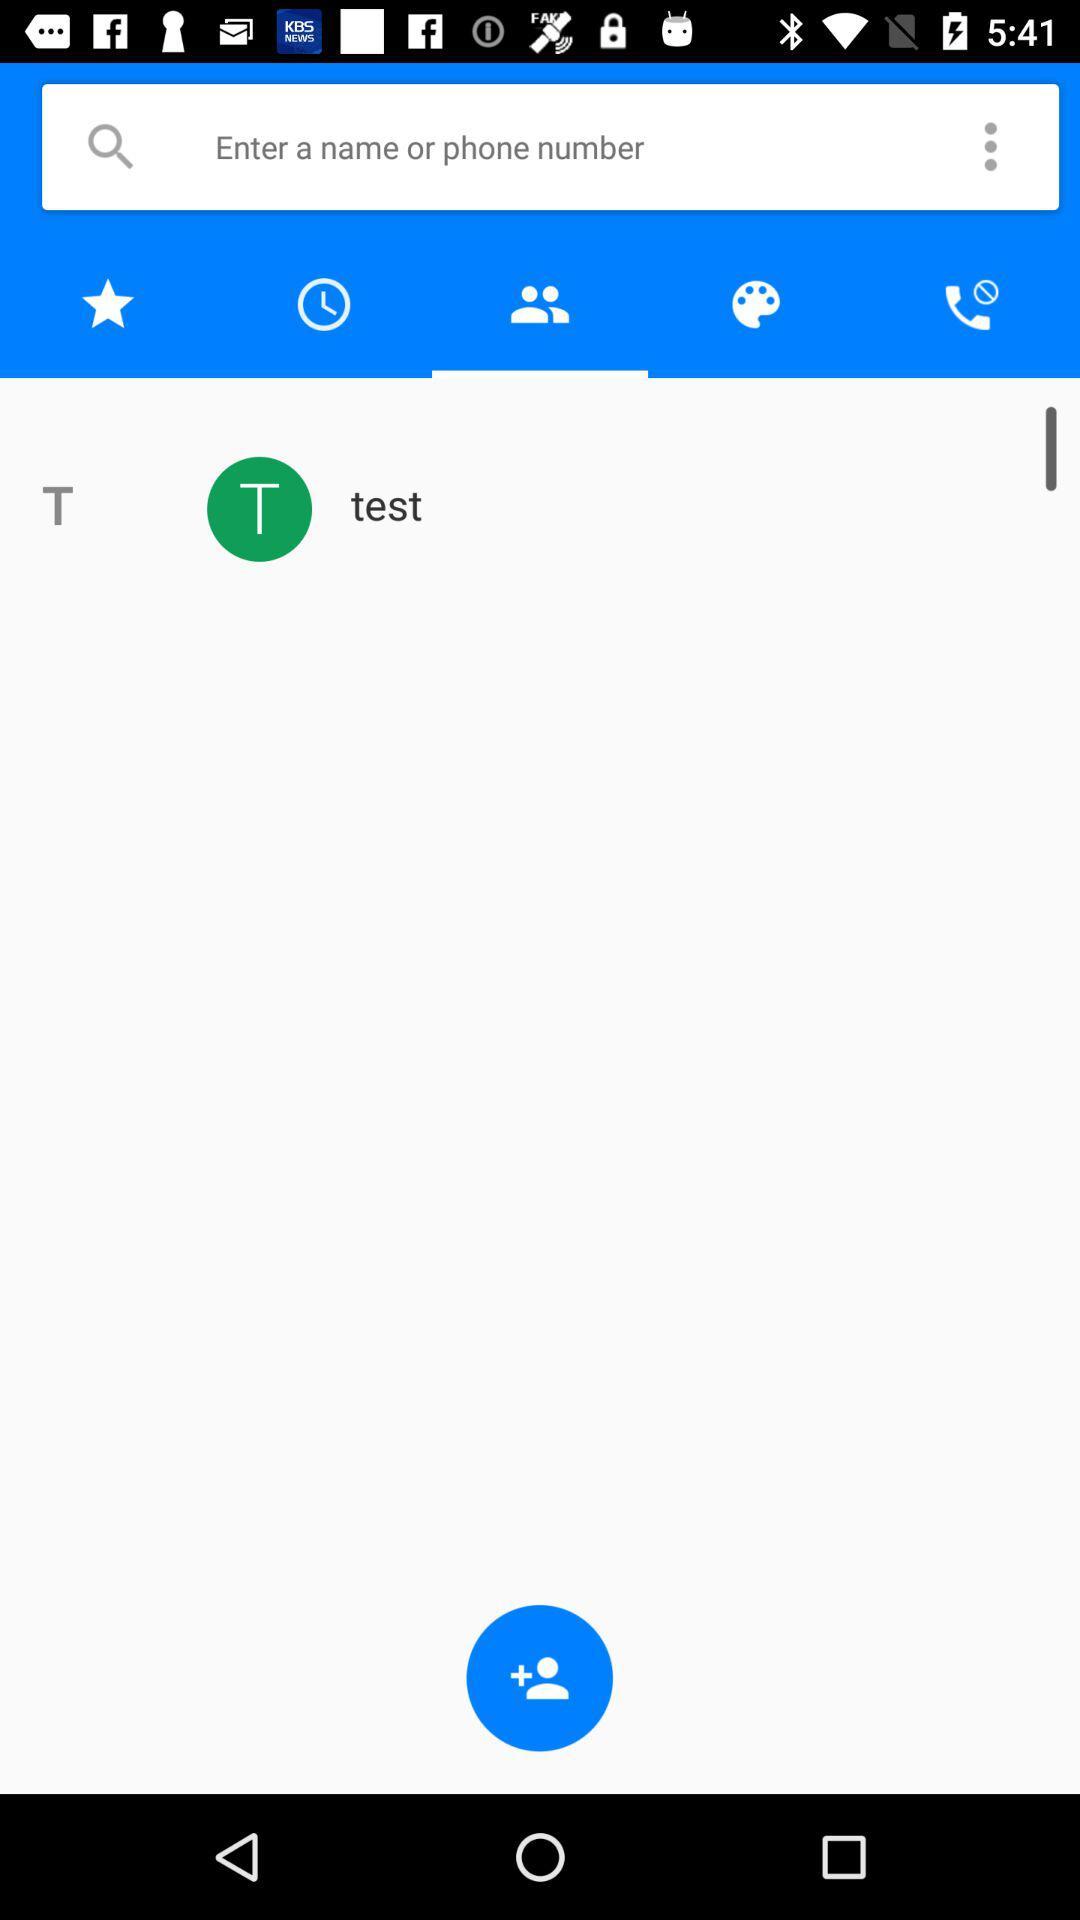 This screenshot has height=1920, width=1080. I want to click on contact list, so click(540, 303).